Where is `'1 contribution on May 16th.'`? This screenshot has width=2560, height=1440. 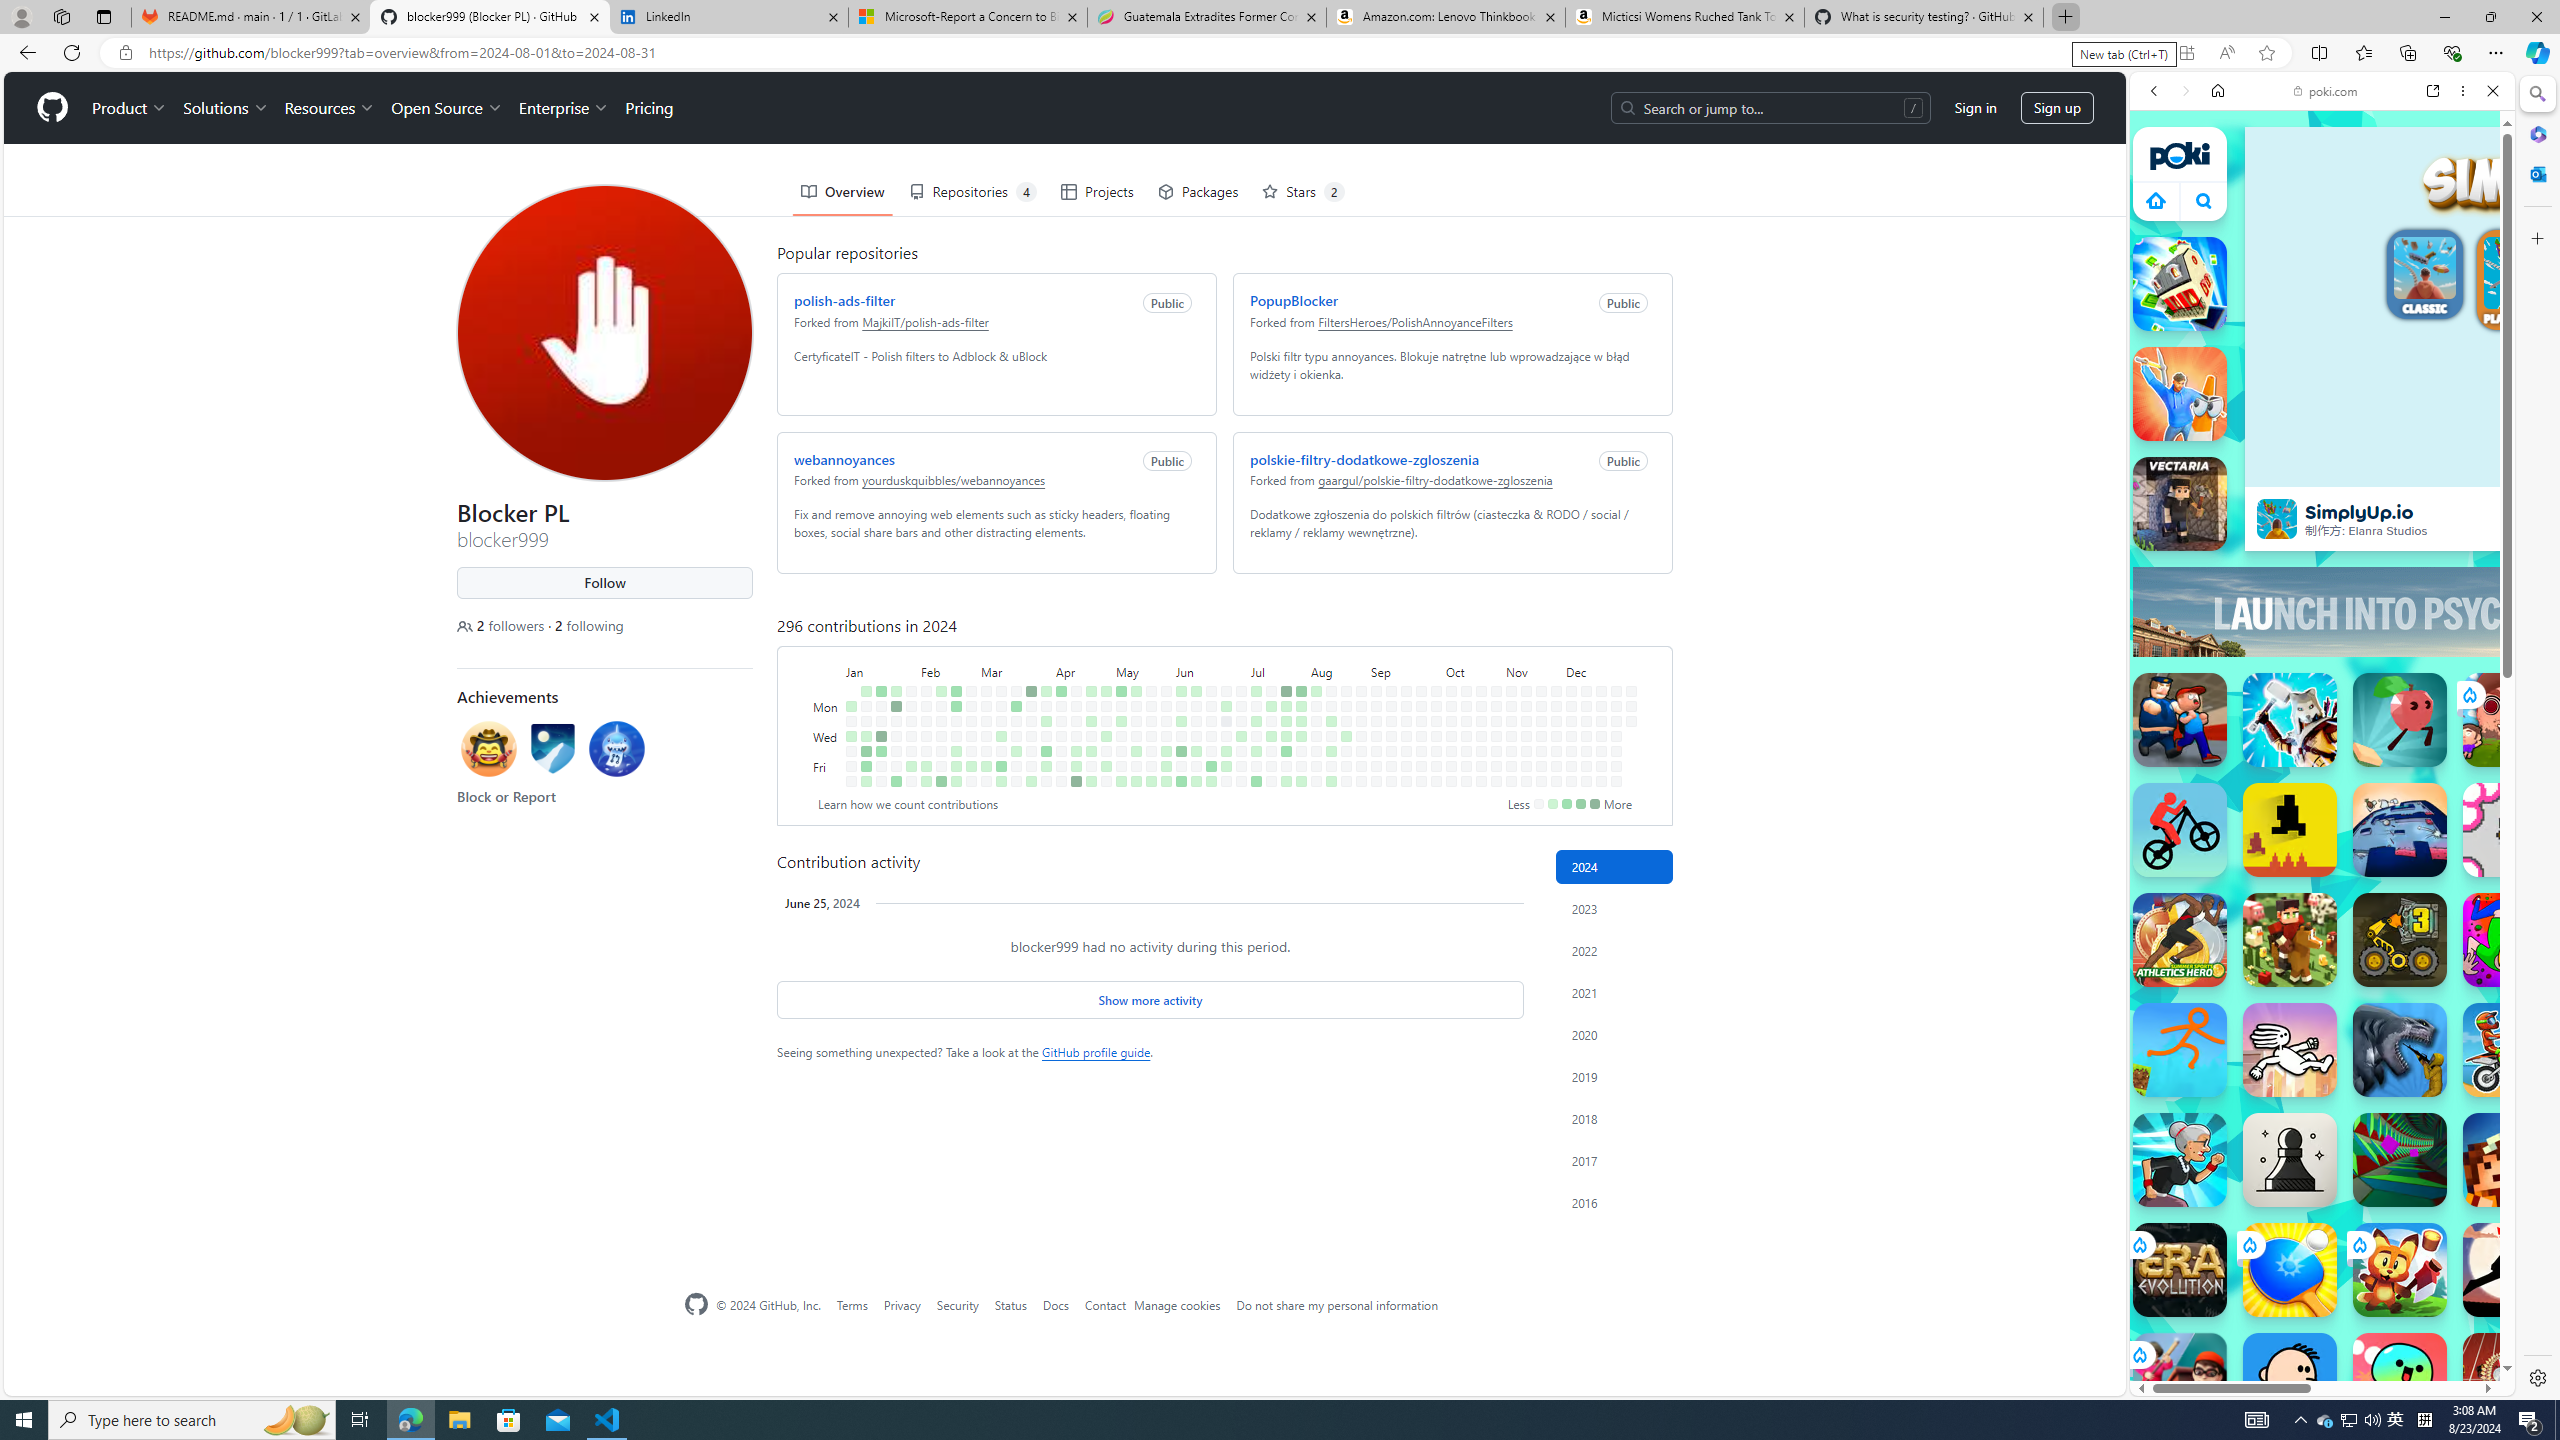 '1 contribution on May 16th.' is located at coordinates (1136, 750).